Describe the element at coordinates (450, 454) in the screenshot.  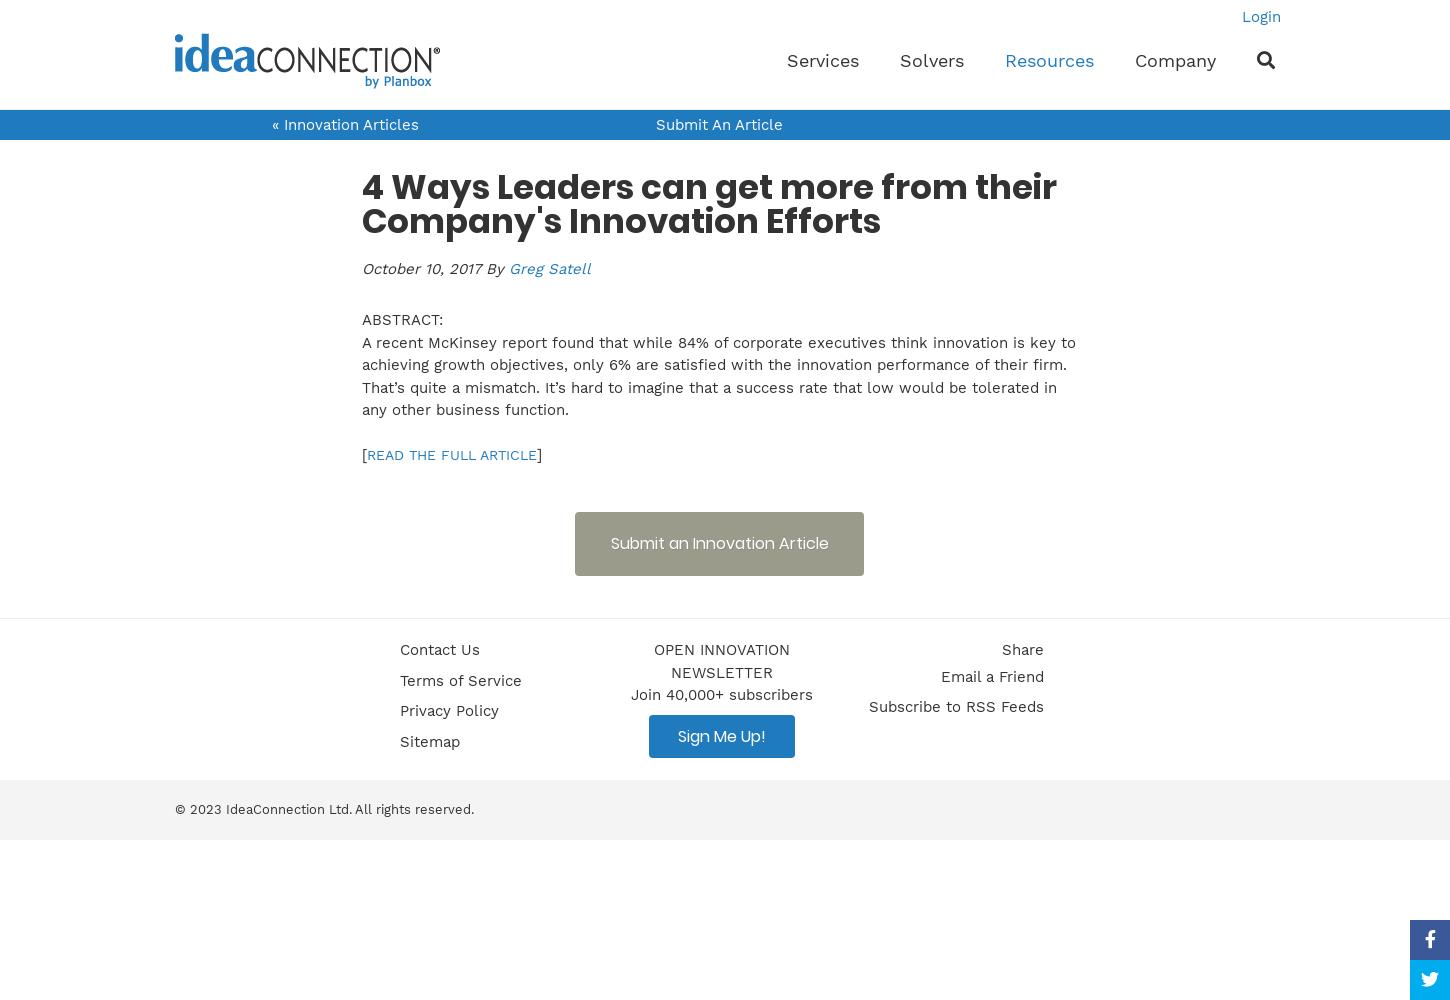
I see `'READ THE FULL ARTICLE'` at that location.